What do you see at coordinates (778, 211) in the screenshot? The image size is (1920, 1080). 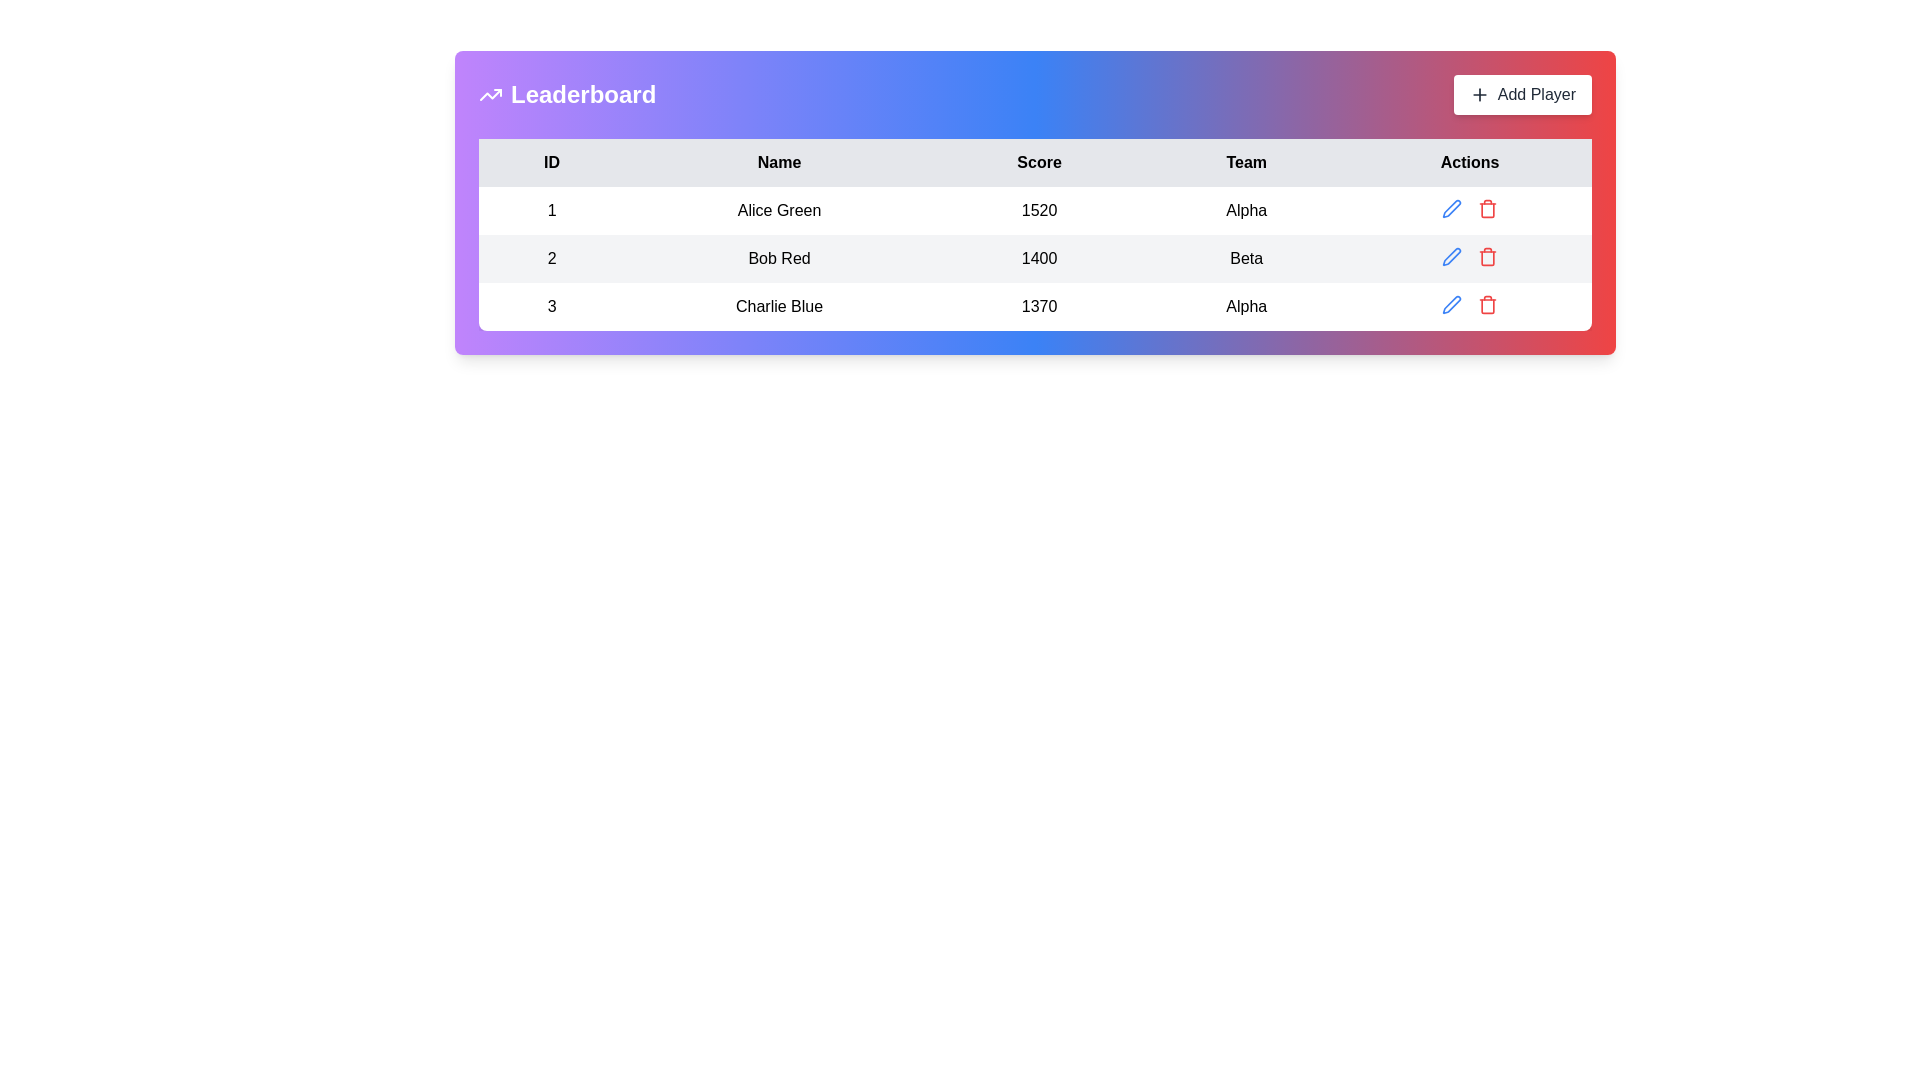 I see `text label that displays 'Alice Green' located in the second column of the leaderboard table under the 'Name' column` at bounding box center [778, 211].